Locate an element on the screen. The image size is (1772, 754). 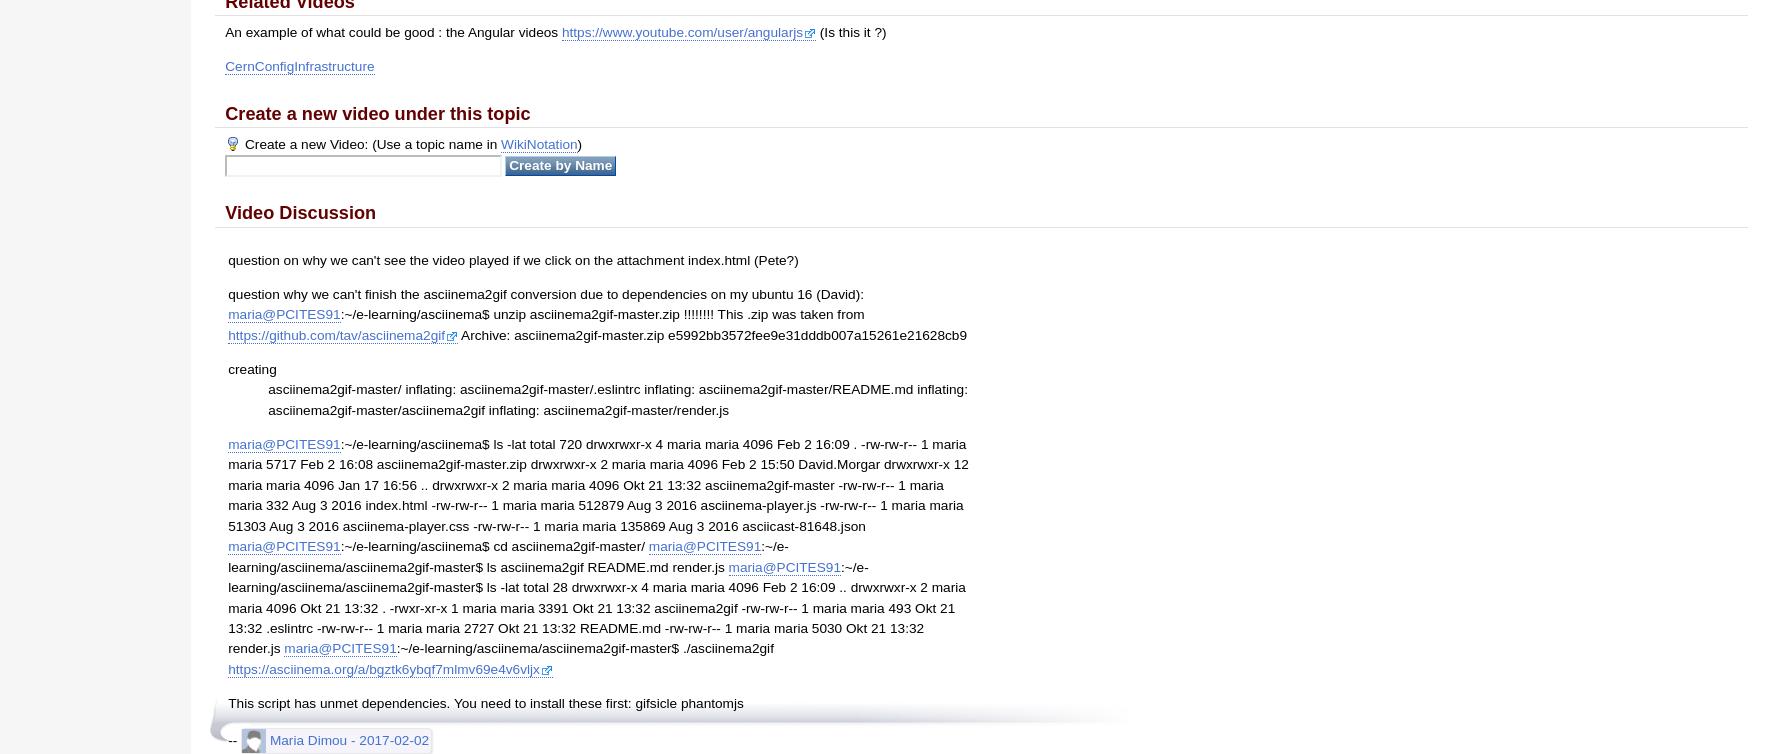
':~/e-learning/asciinema$ unzip asciinema2gif-master.zip 
!!!!!!!! This .zip was taken from' is located at coordinates (601, 313).